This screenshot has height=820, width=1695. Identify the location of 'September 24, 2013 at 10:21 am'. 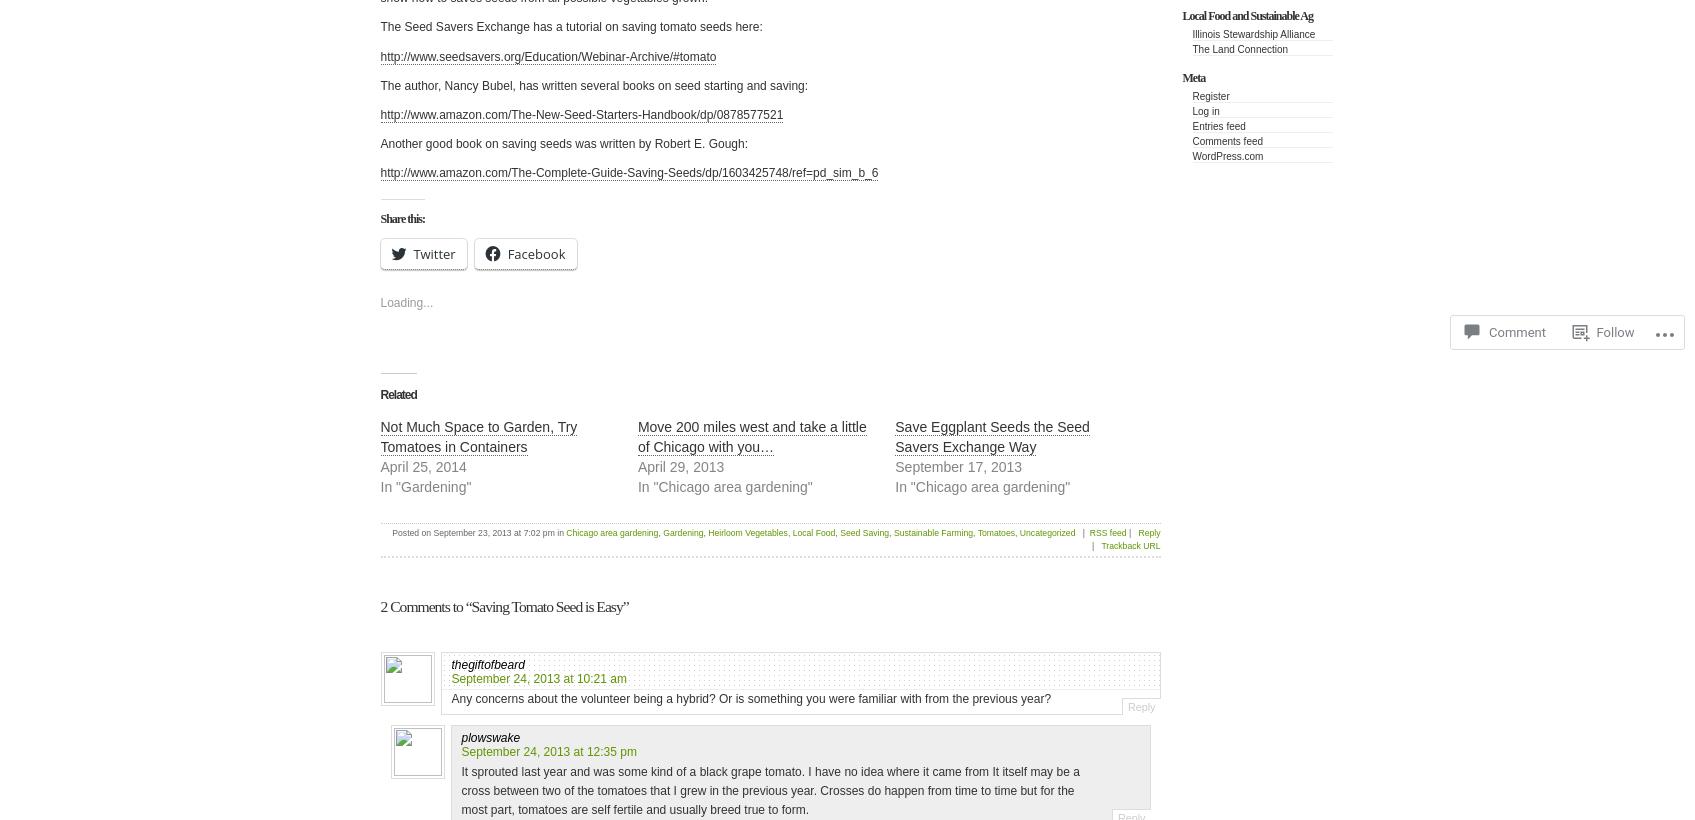
(451, 677).